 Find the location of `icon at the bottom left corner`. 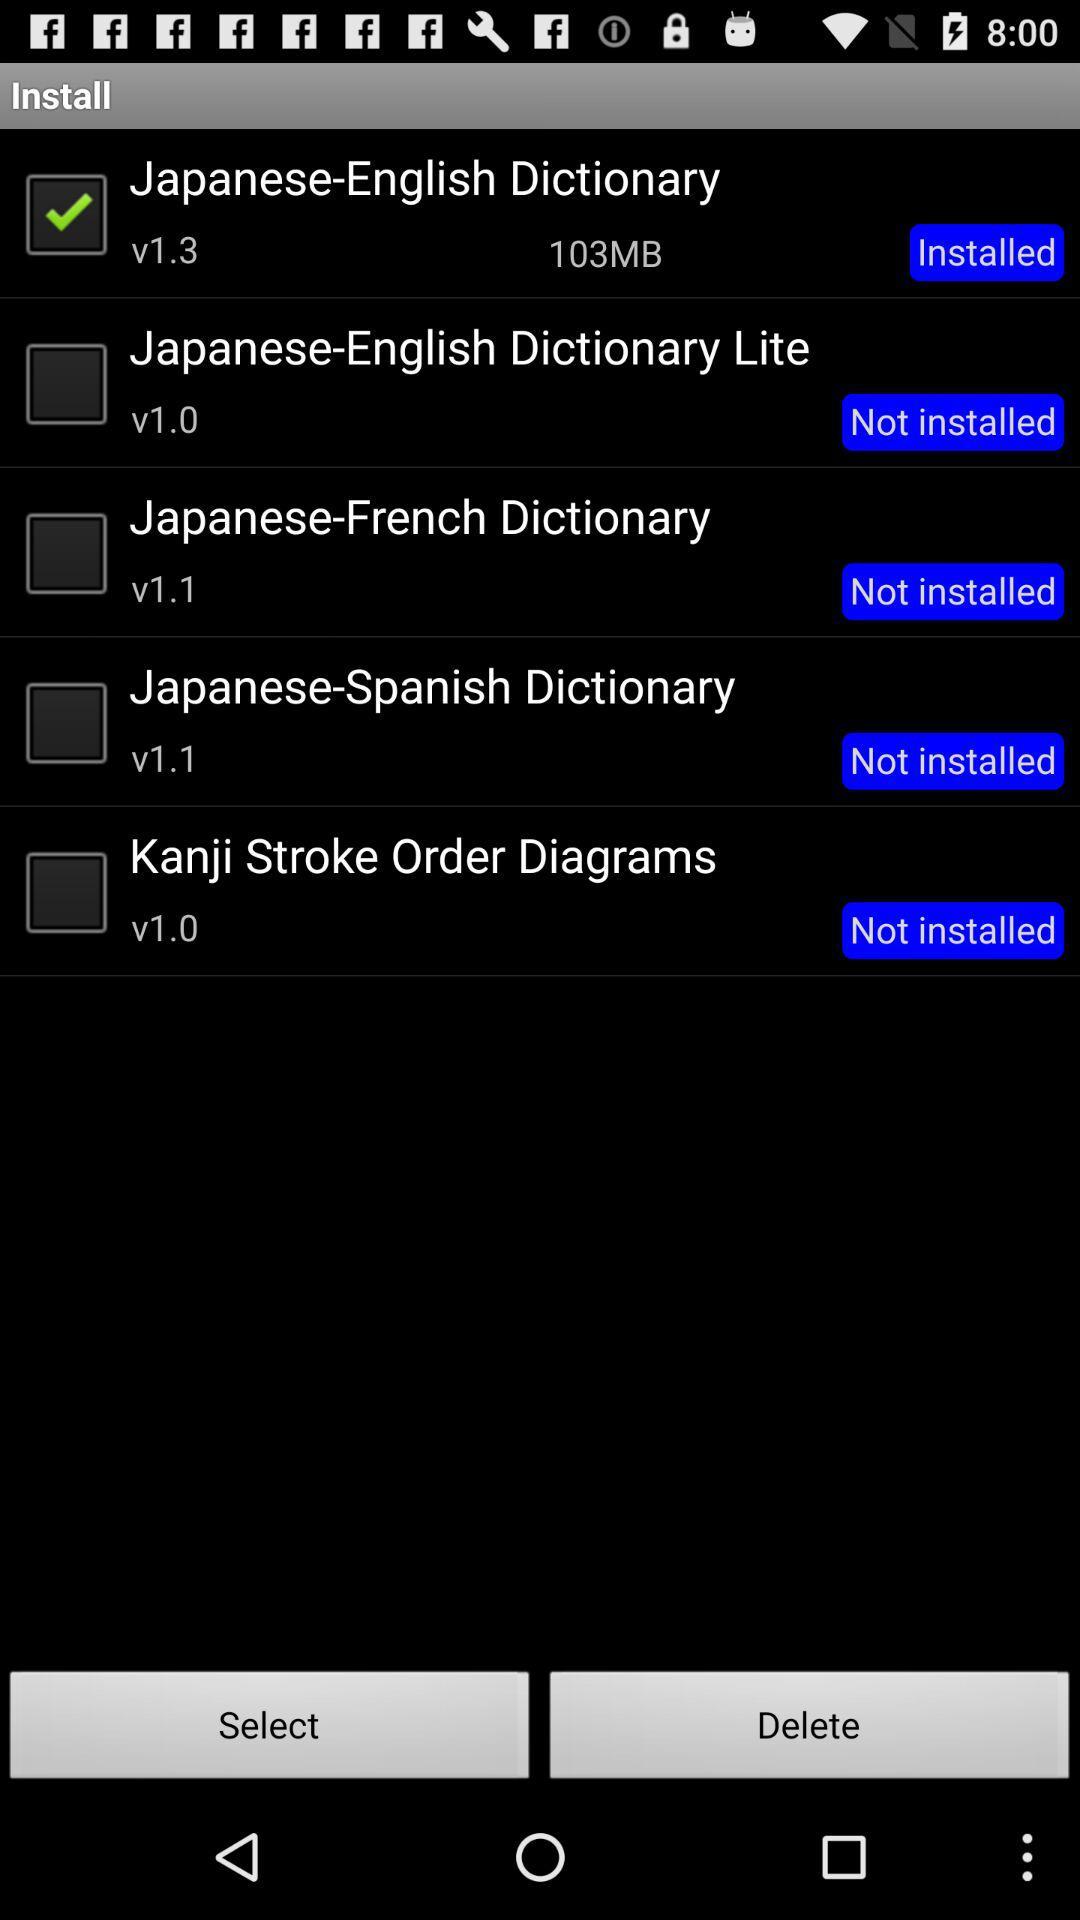

icon at the bottom left corner is located at coordinates (270, 1730).